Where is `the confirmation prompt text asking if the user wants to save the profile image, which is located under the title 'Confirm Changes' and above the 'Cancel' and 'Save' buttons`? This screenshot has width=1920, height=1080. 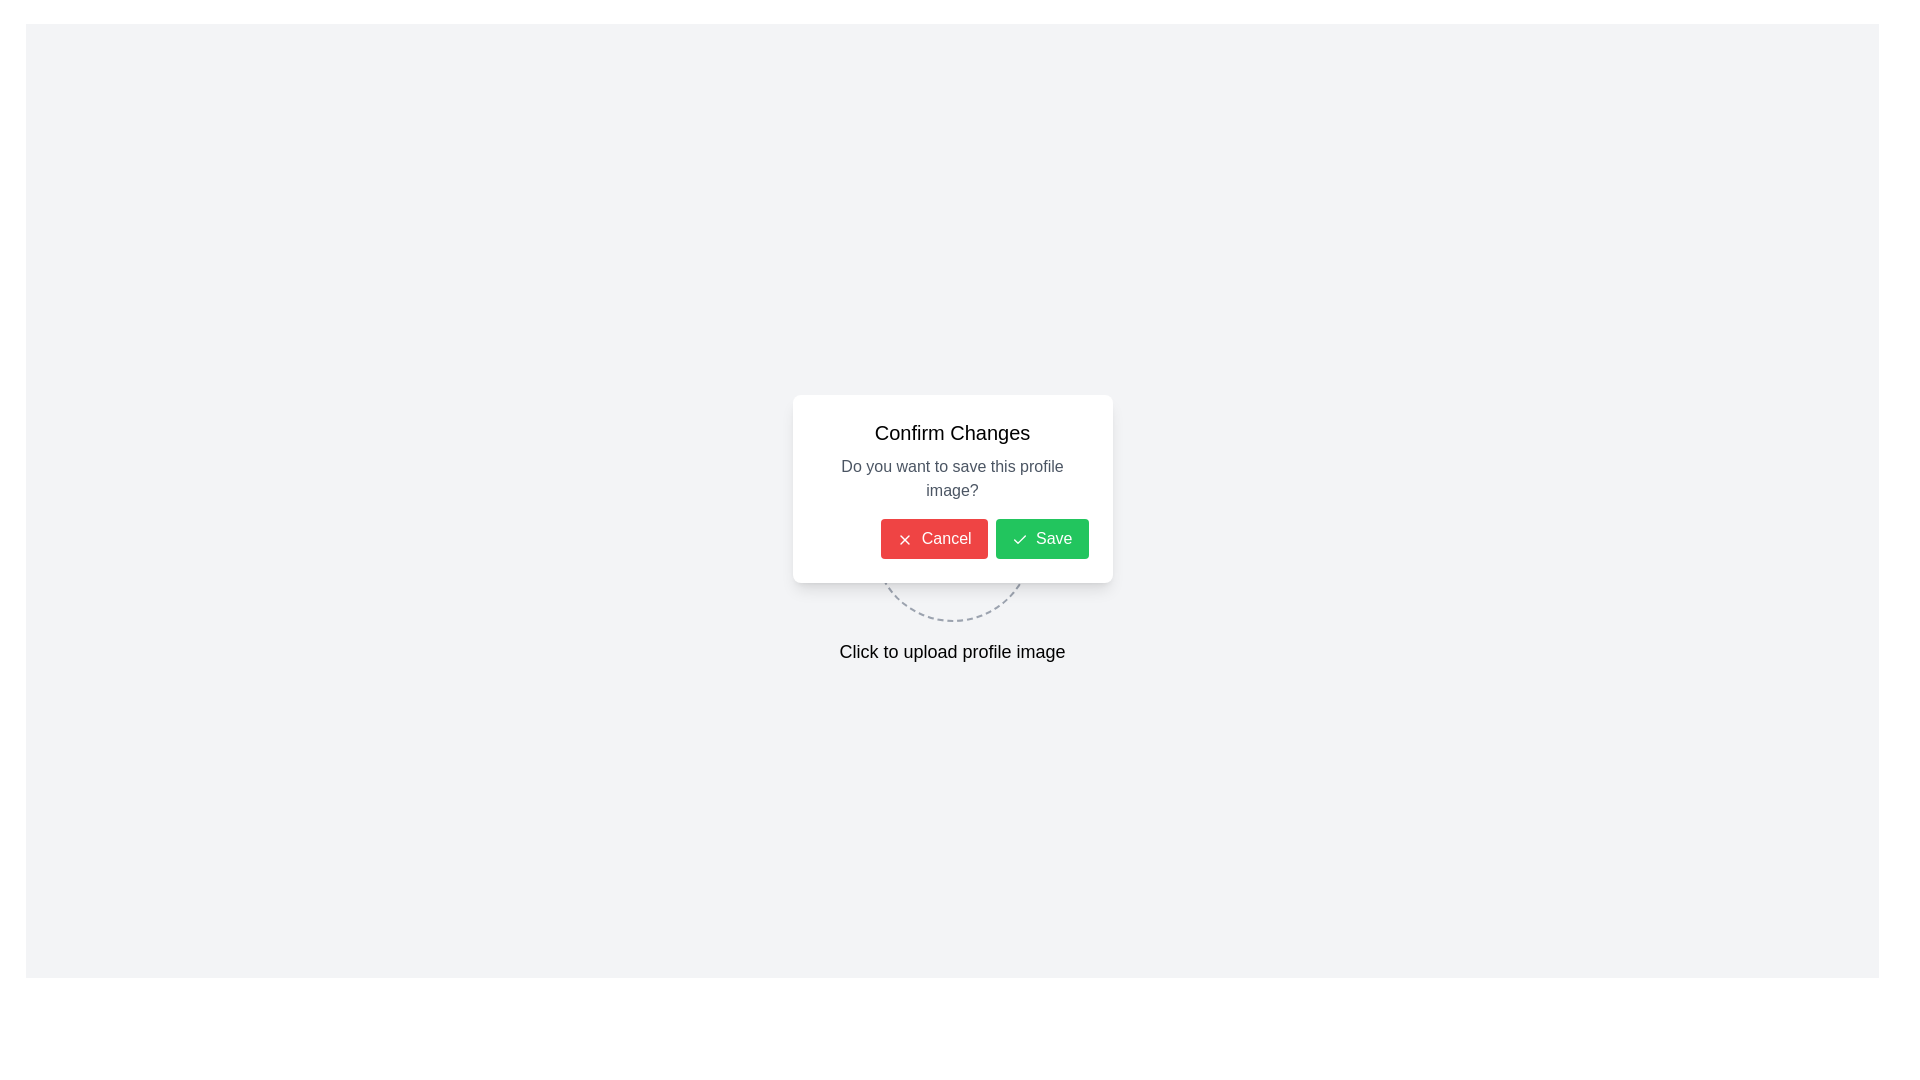 the confirmation prompt text asking if the user wants to save the profile image, which is located under the title 'Confirm Changes' and above the 'Cancel' and 'Save' buttons is located at coordinates (951, 478).